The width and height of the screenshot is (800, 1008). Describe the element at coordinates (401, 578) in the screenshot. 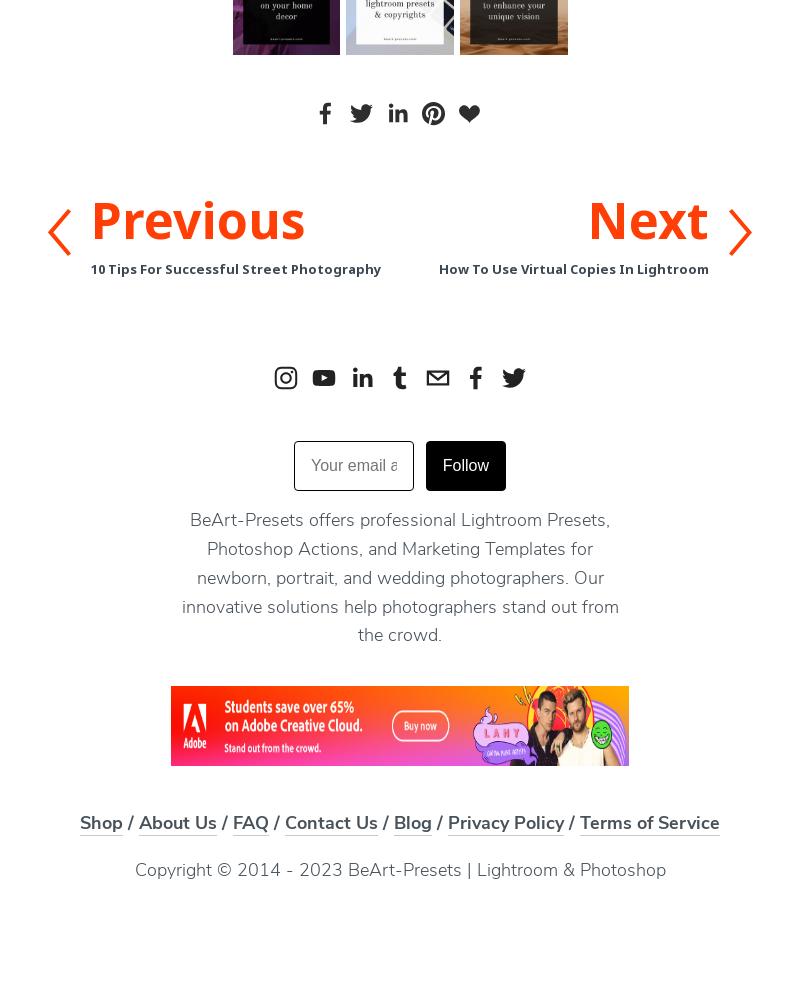

I see `'BeArt-Presets offers professional Lightroom Presets, Photoshop Actions, and Marketing Templates for newborn, portrait, and wedding photographers. Our innovative solutions help photographers stand out from the crowd.'` at that location.